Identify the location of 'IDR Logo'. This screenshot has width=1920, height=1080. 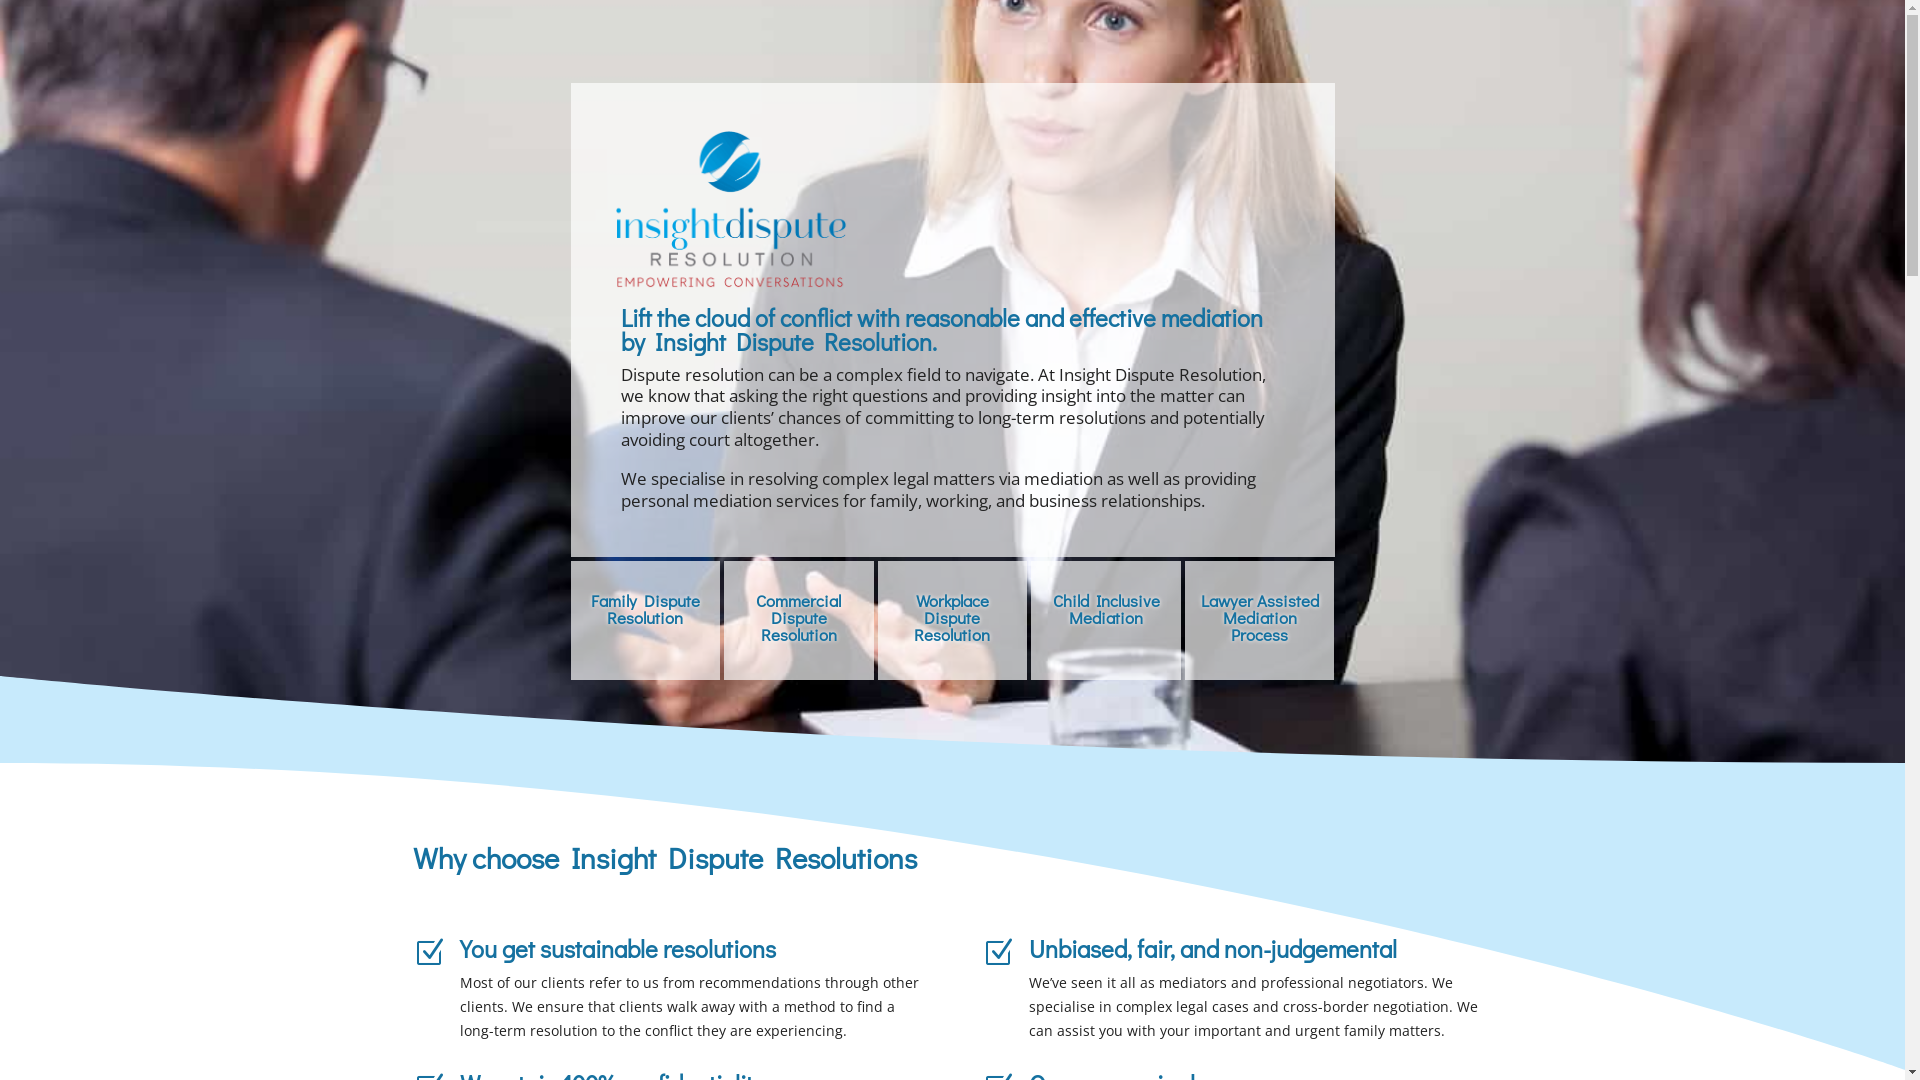
(728, 208).